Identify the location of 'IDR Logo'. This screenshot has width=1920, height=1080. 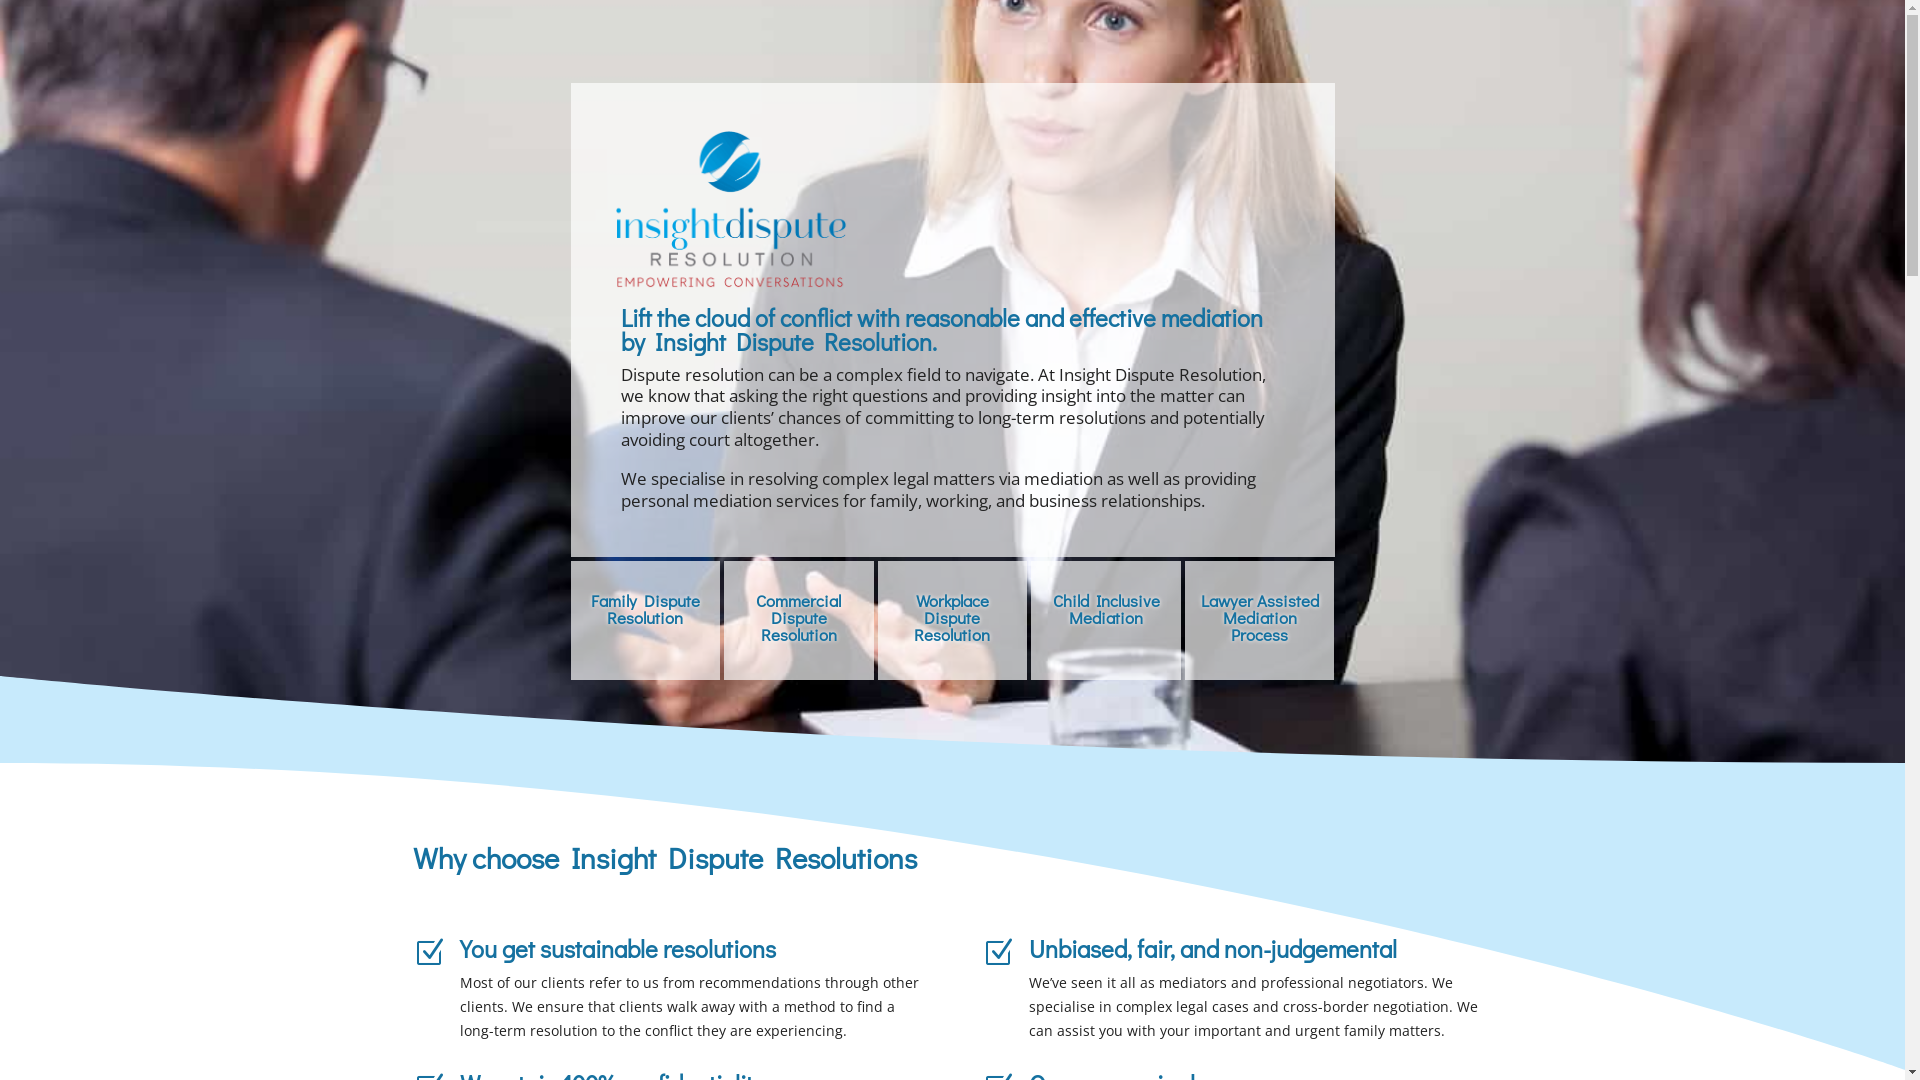
(728, 208).